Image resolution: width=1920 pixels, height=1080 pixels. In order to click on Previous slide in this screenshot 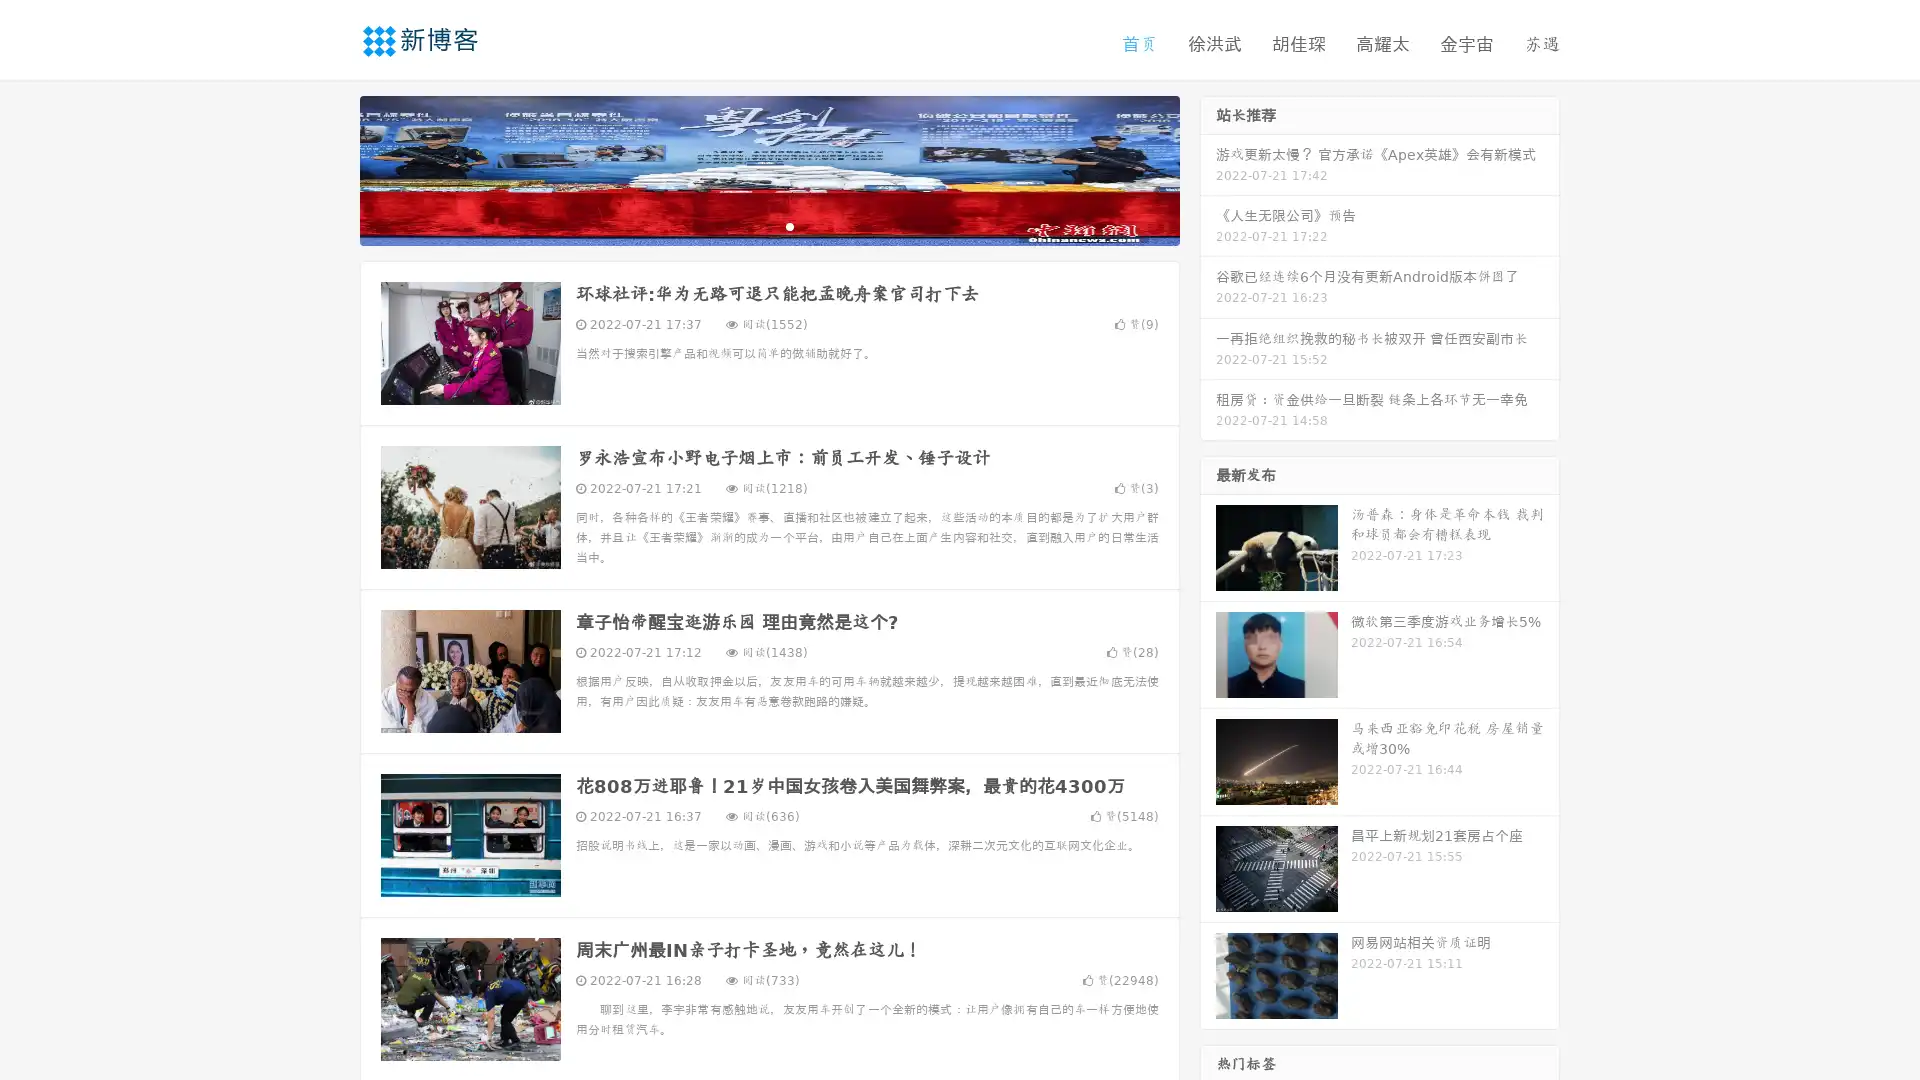, I will do `click(330, 168)`.